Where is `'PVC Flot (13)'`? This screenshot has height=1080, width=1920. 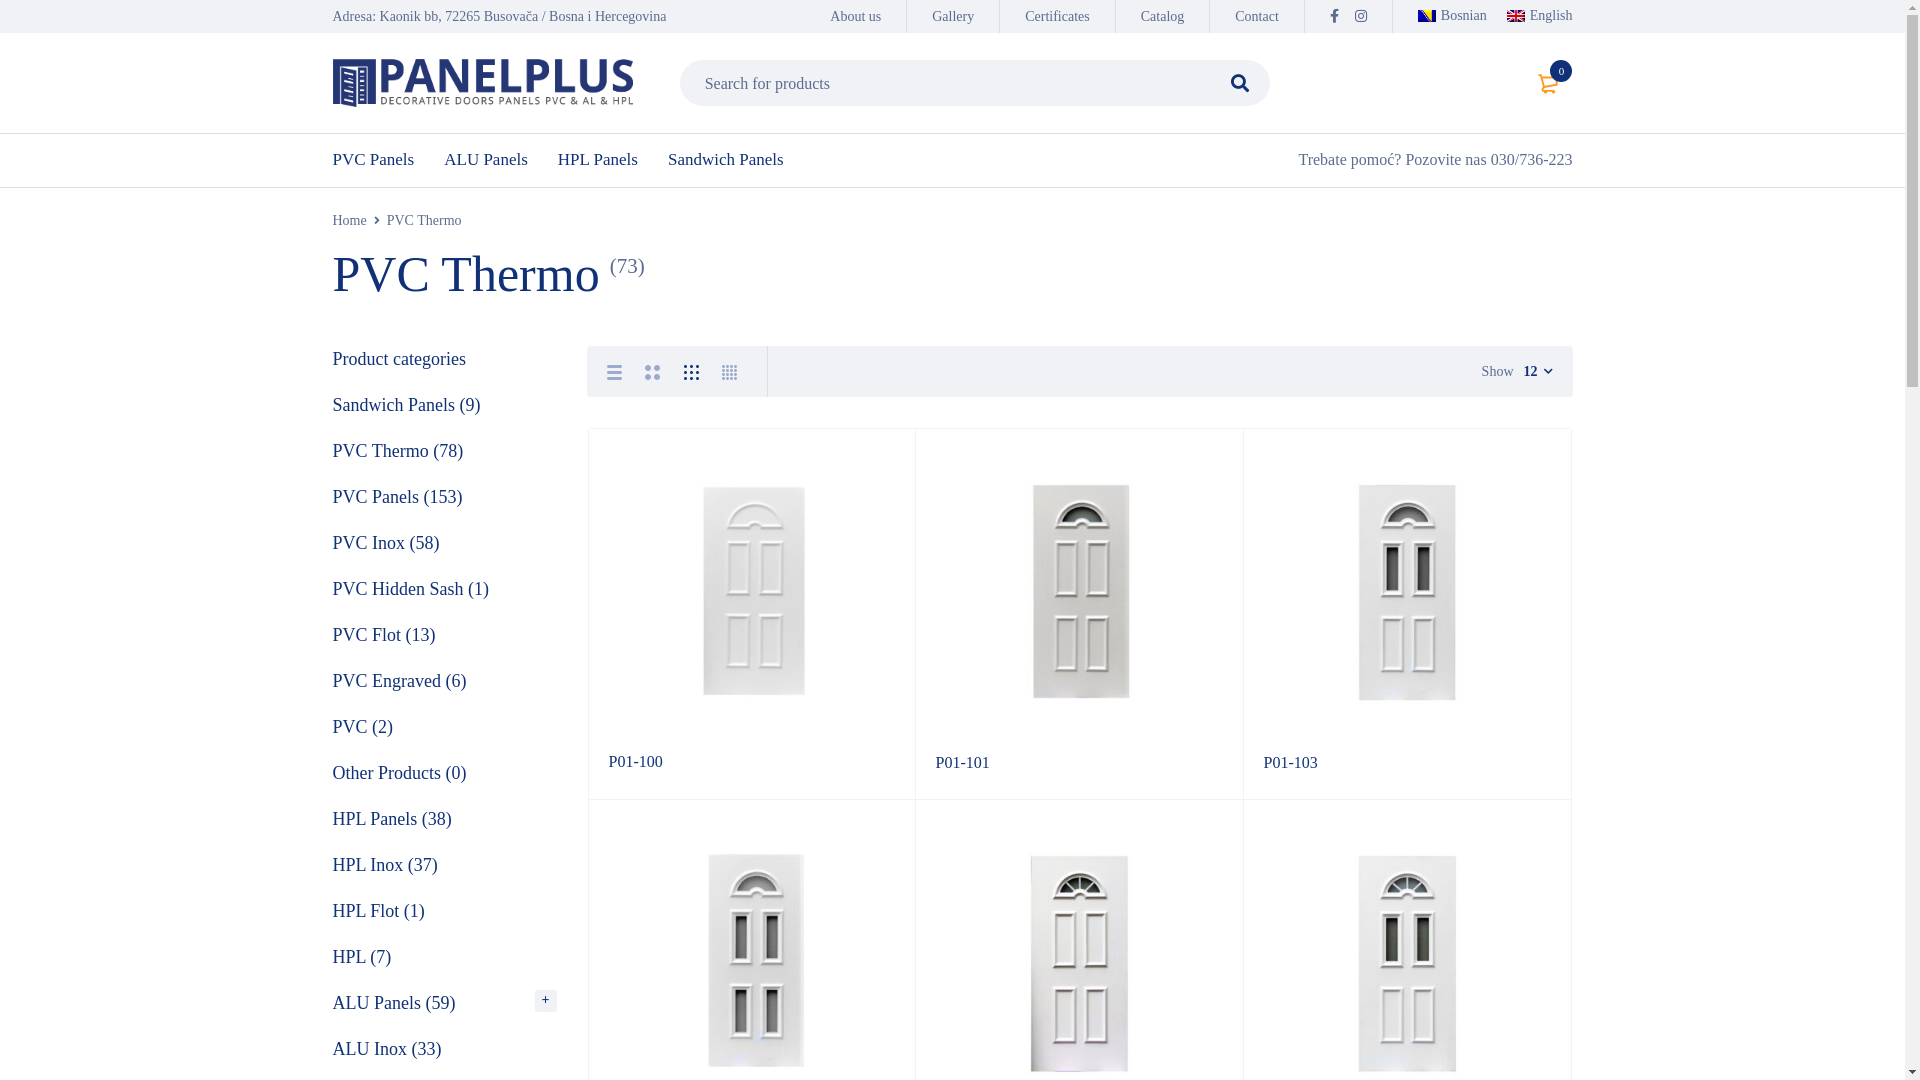 'PVC Flot (13)' is located at coordinates (385, 635).